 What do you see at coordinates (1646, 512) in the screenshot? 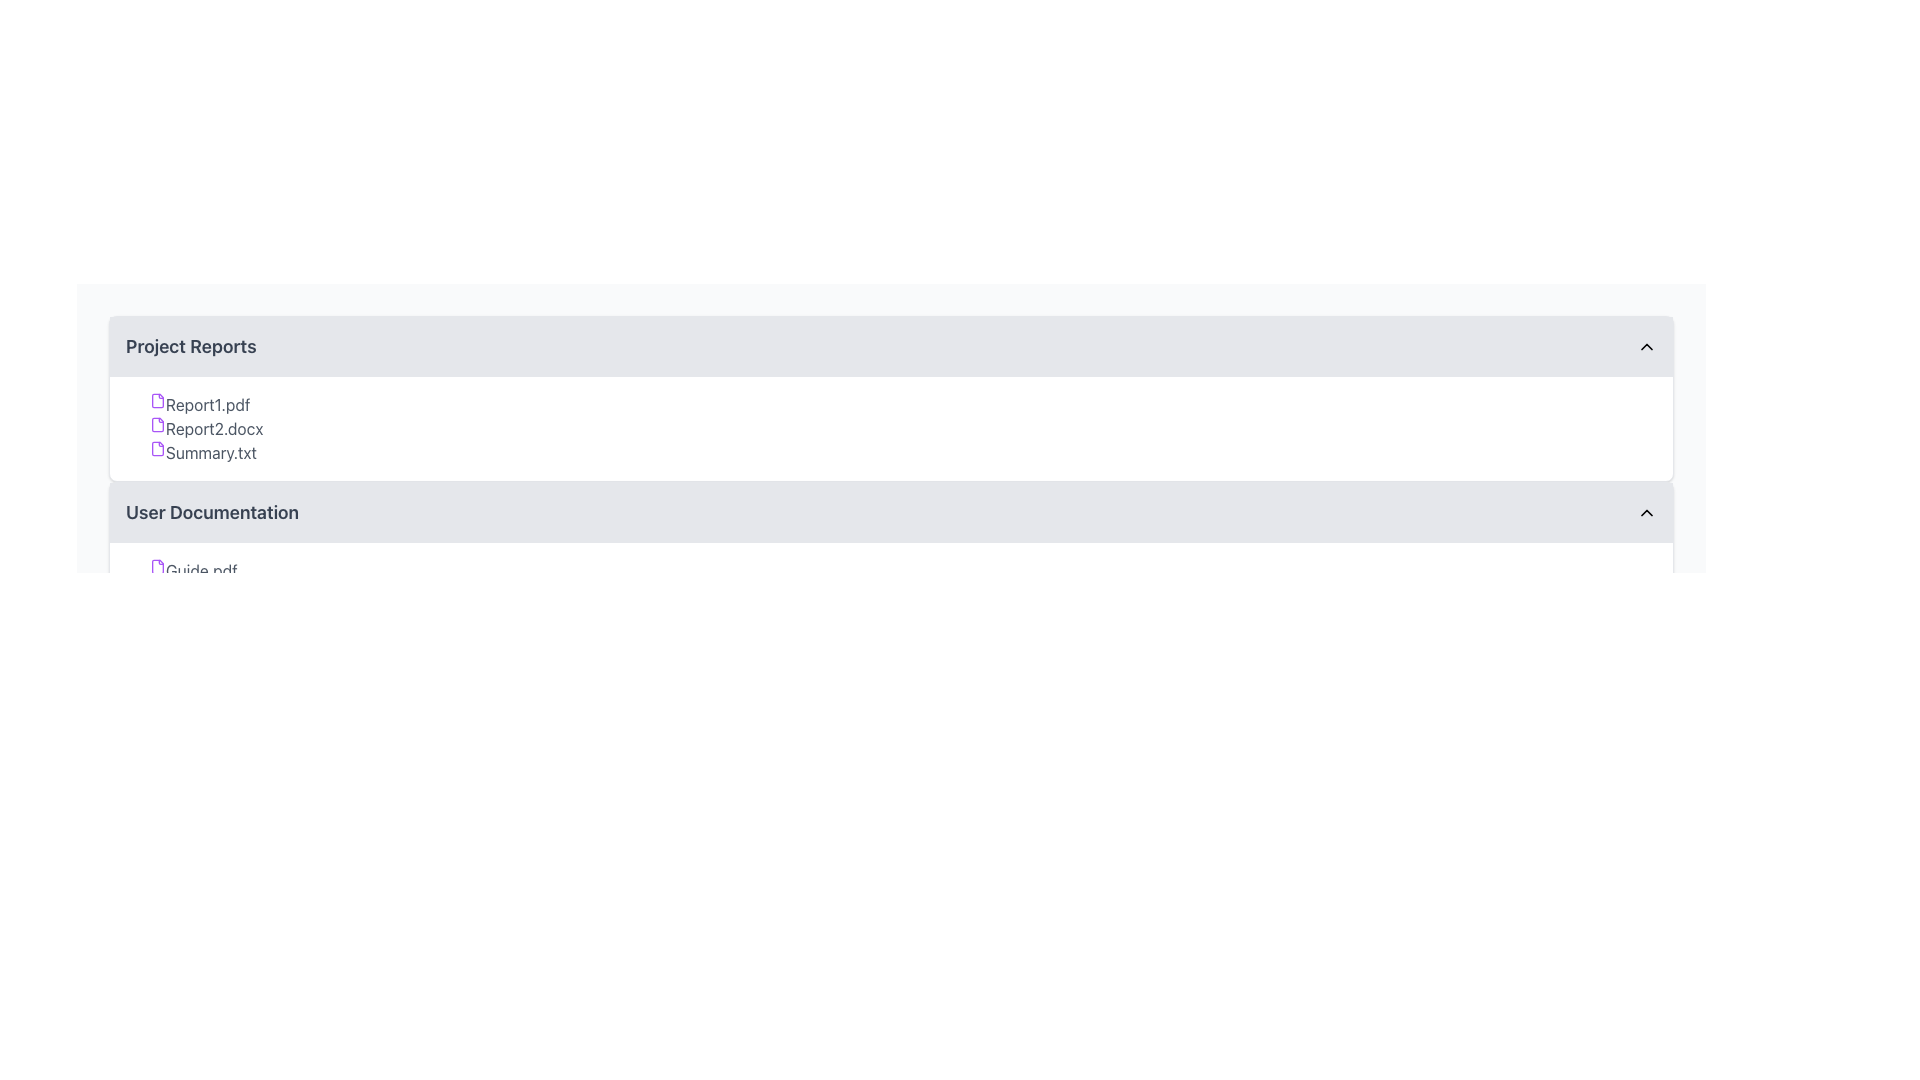
I see `the toggle button (chevron icon) located at the rightmost corner of the 'User Documentation' header` at bounding box center [1646, 512].